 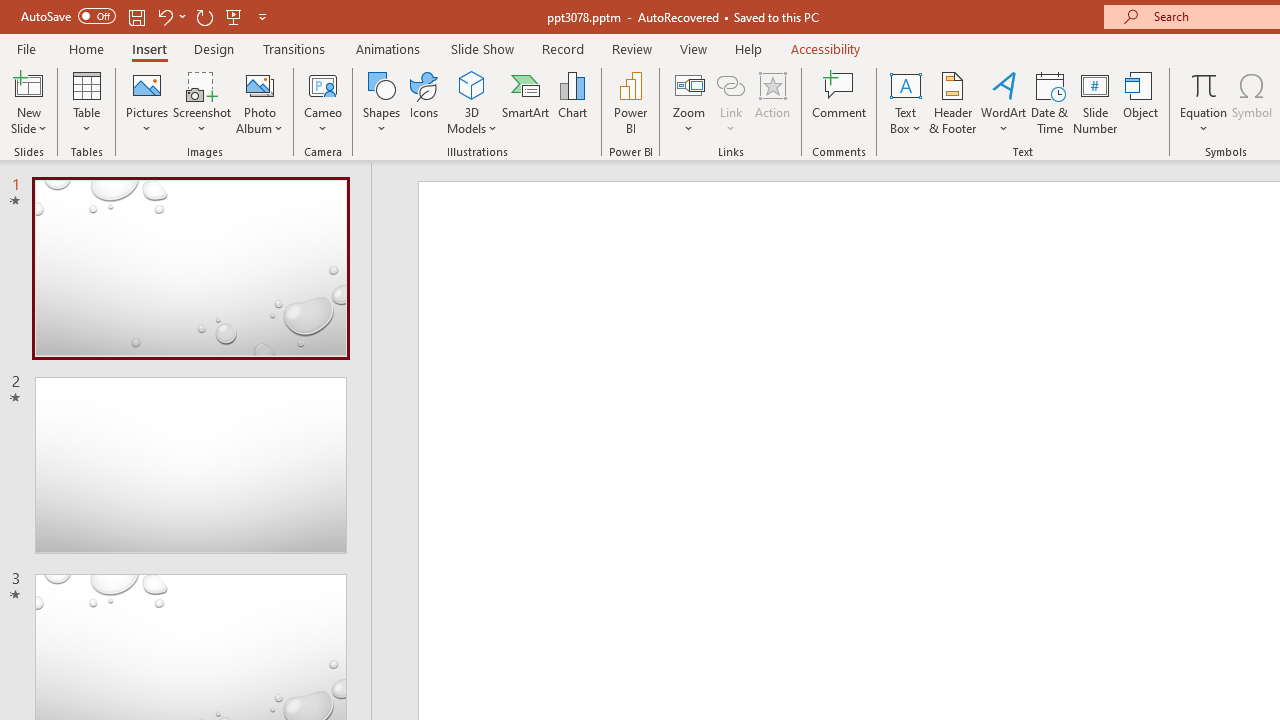 I want to click on 'Symbol...', so click(x=1251, y=103).